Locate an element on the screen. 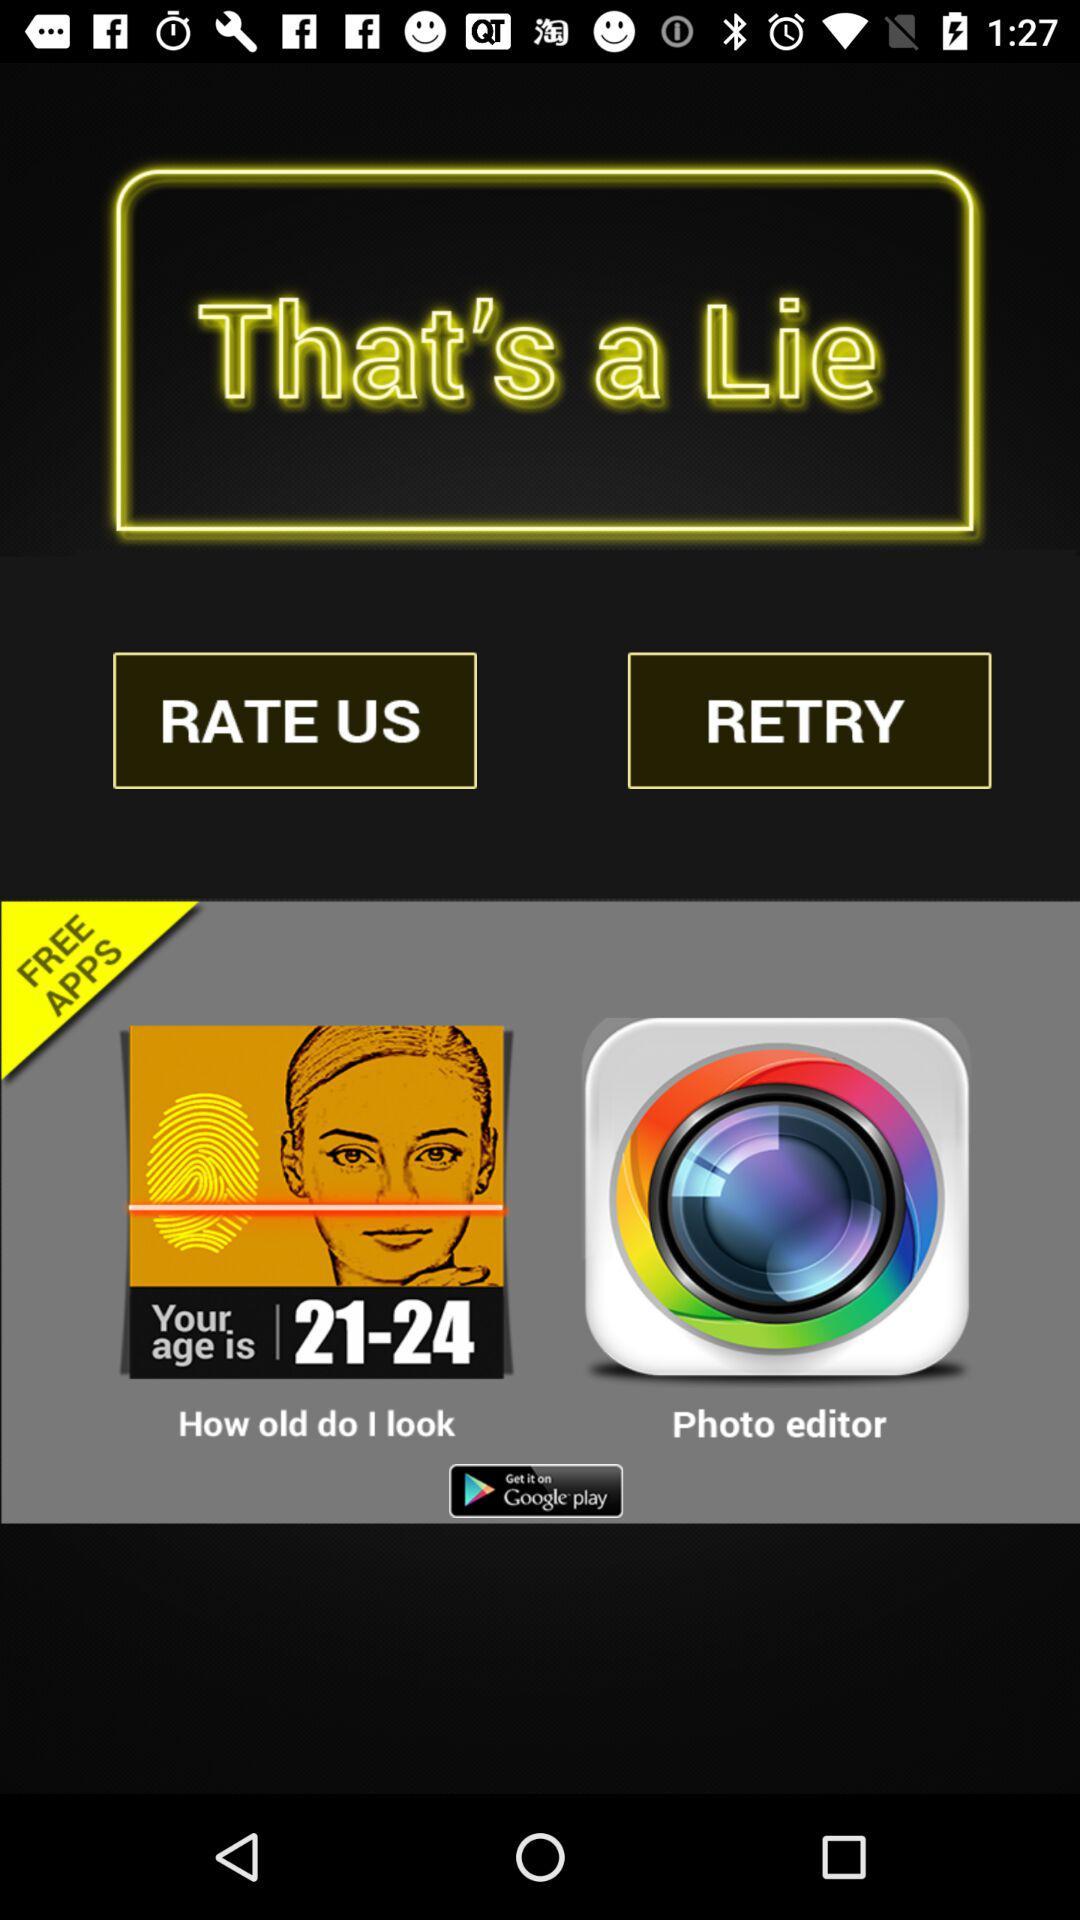 The image size is (1080, 1920). open app is located at coordinates (776, 1230).